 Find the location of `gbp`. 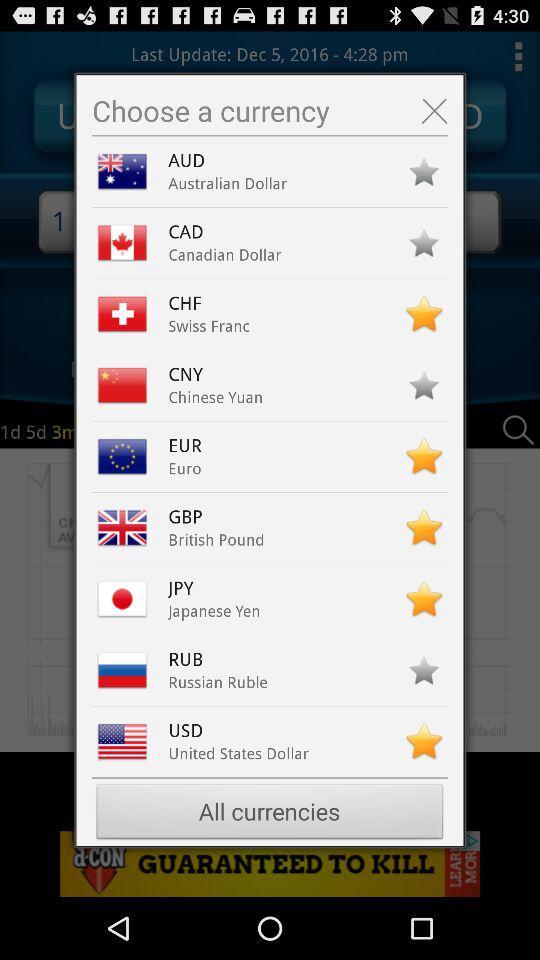

gbp is located at coordinates (190, 516).